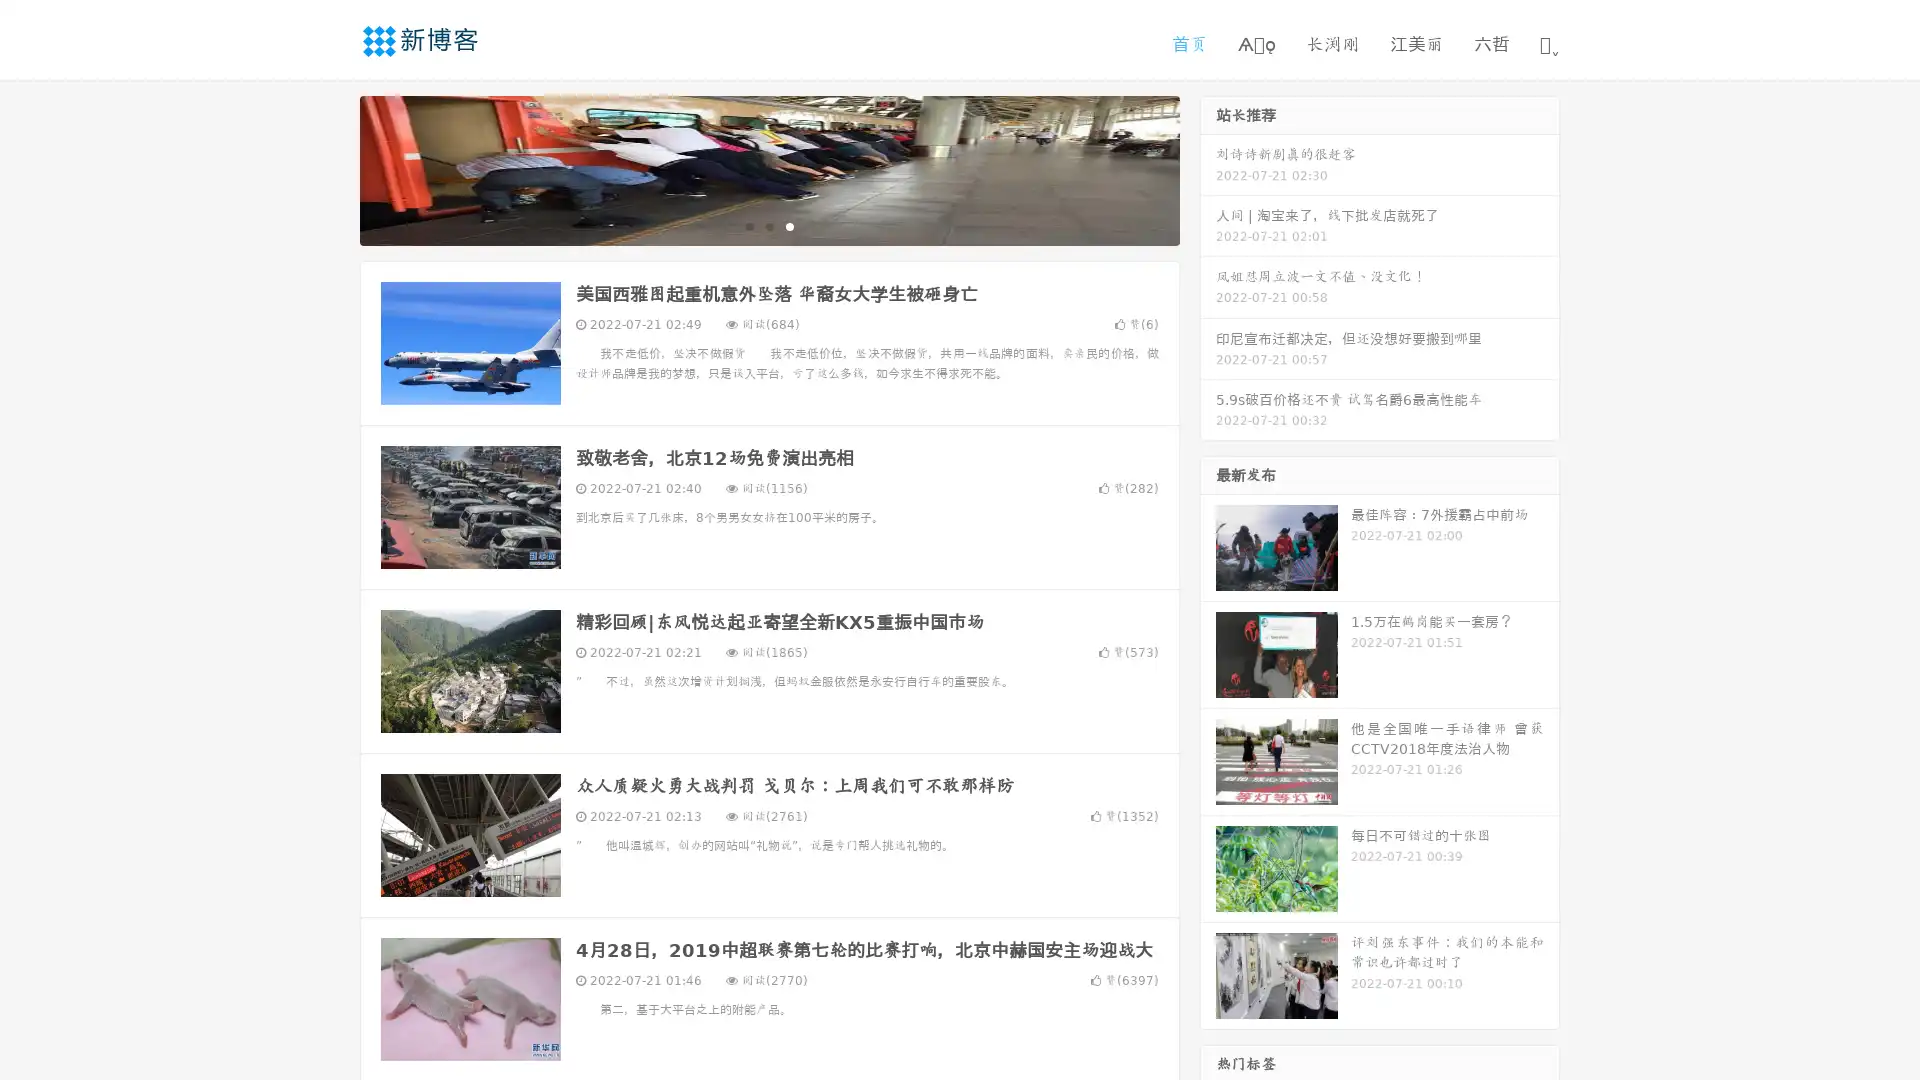  What do you see at coordinates (768, 225) in the screenshot?
I see `Go to slide 2` at bounding box center [768, 225].